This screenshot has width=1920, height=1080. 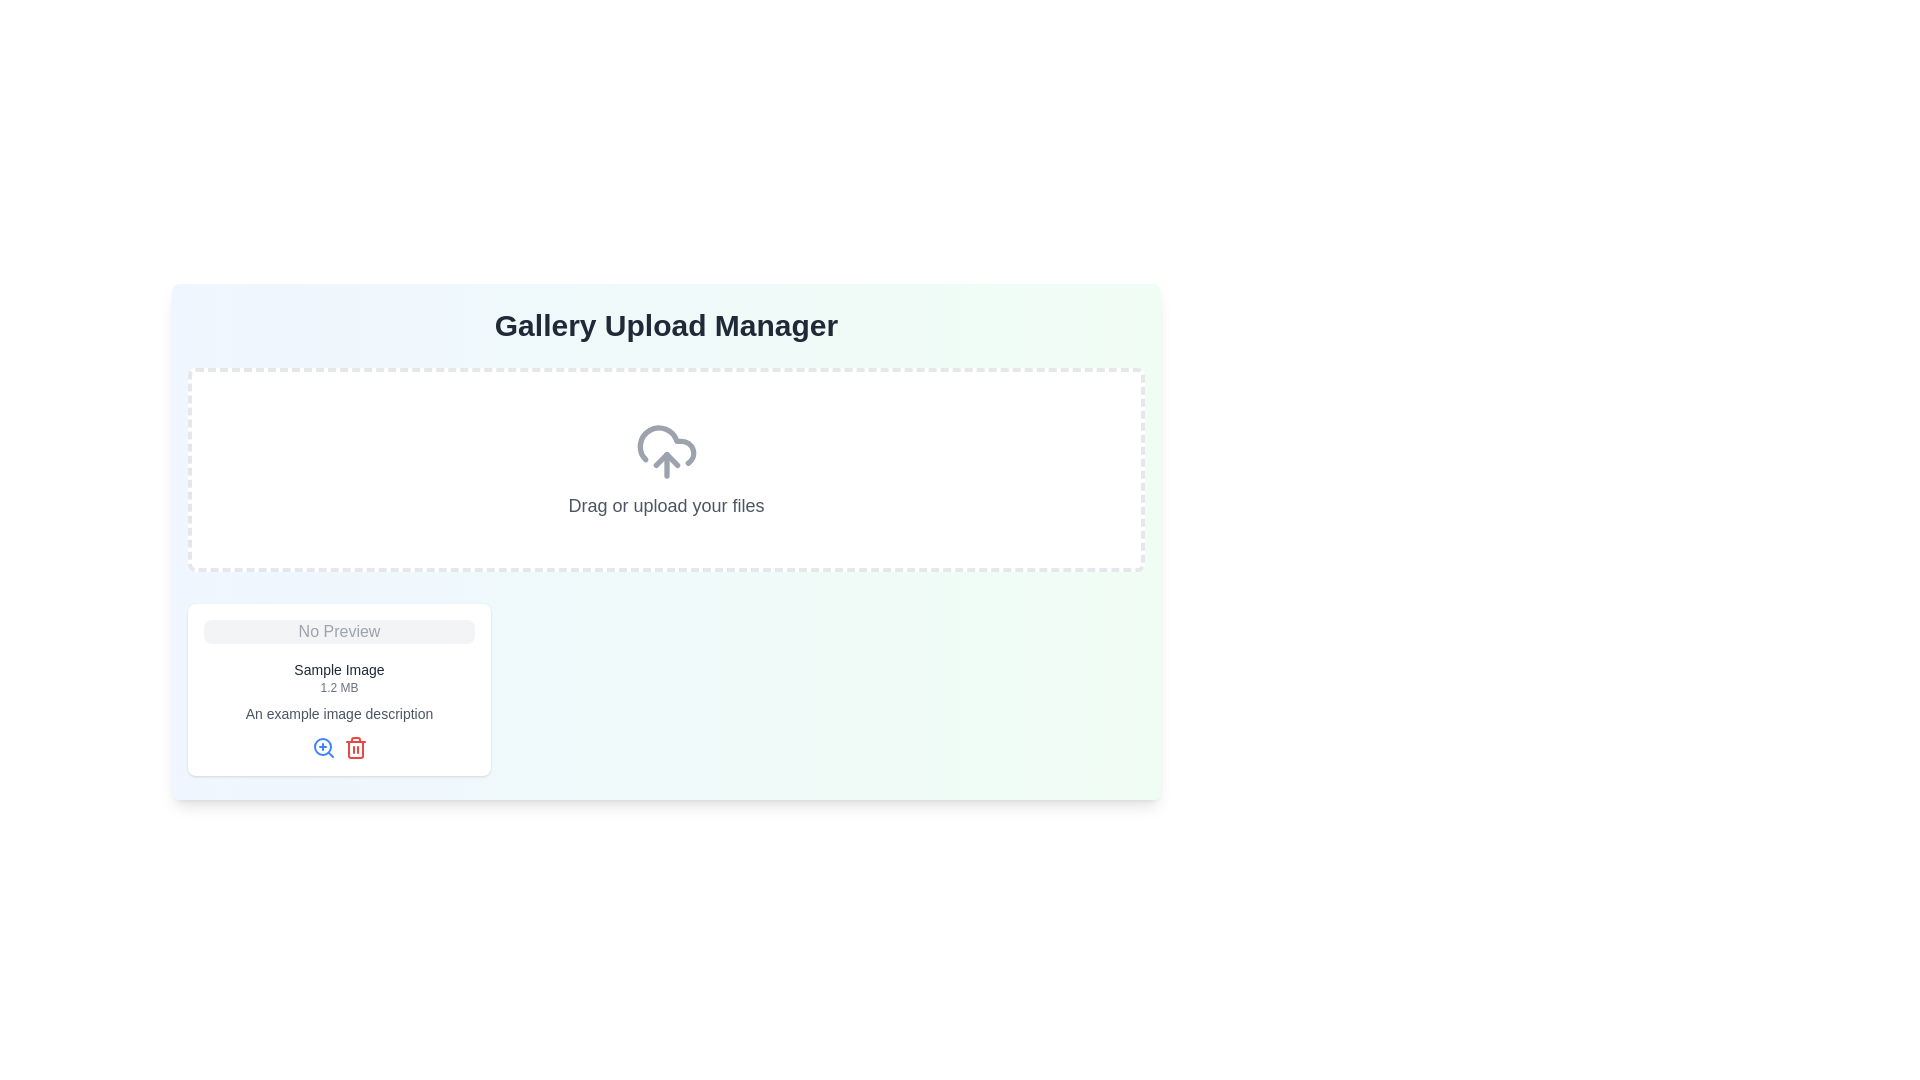 I want to click on the magnifying glass icon on the left of the horizontal icon group to zoom in, so click(x=339, y=748).